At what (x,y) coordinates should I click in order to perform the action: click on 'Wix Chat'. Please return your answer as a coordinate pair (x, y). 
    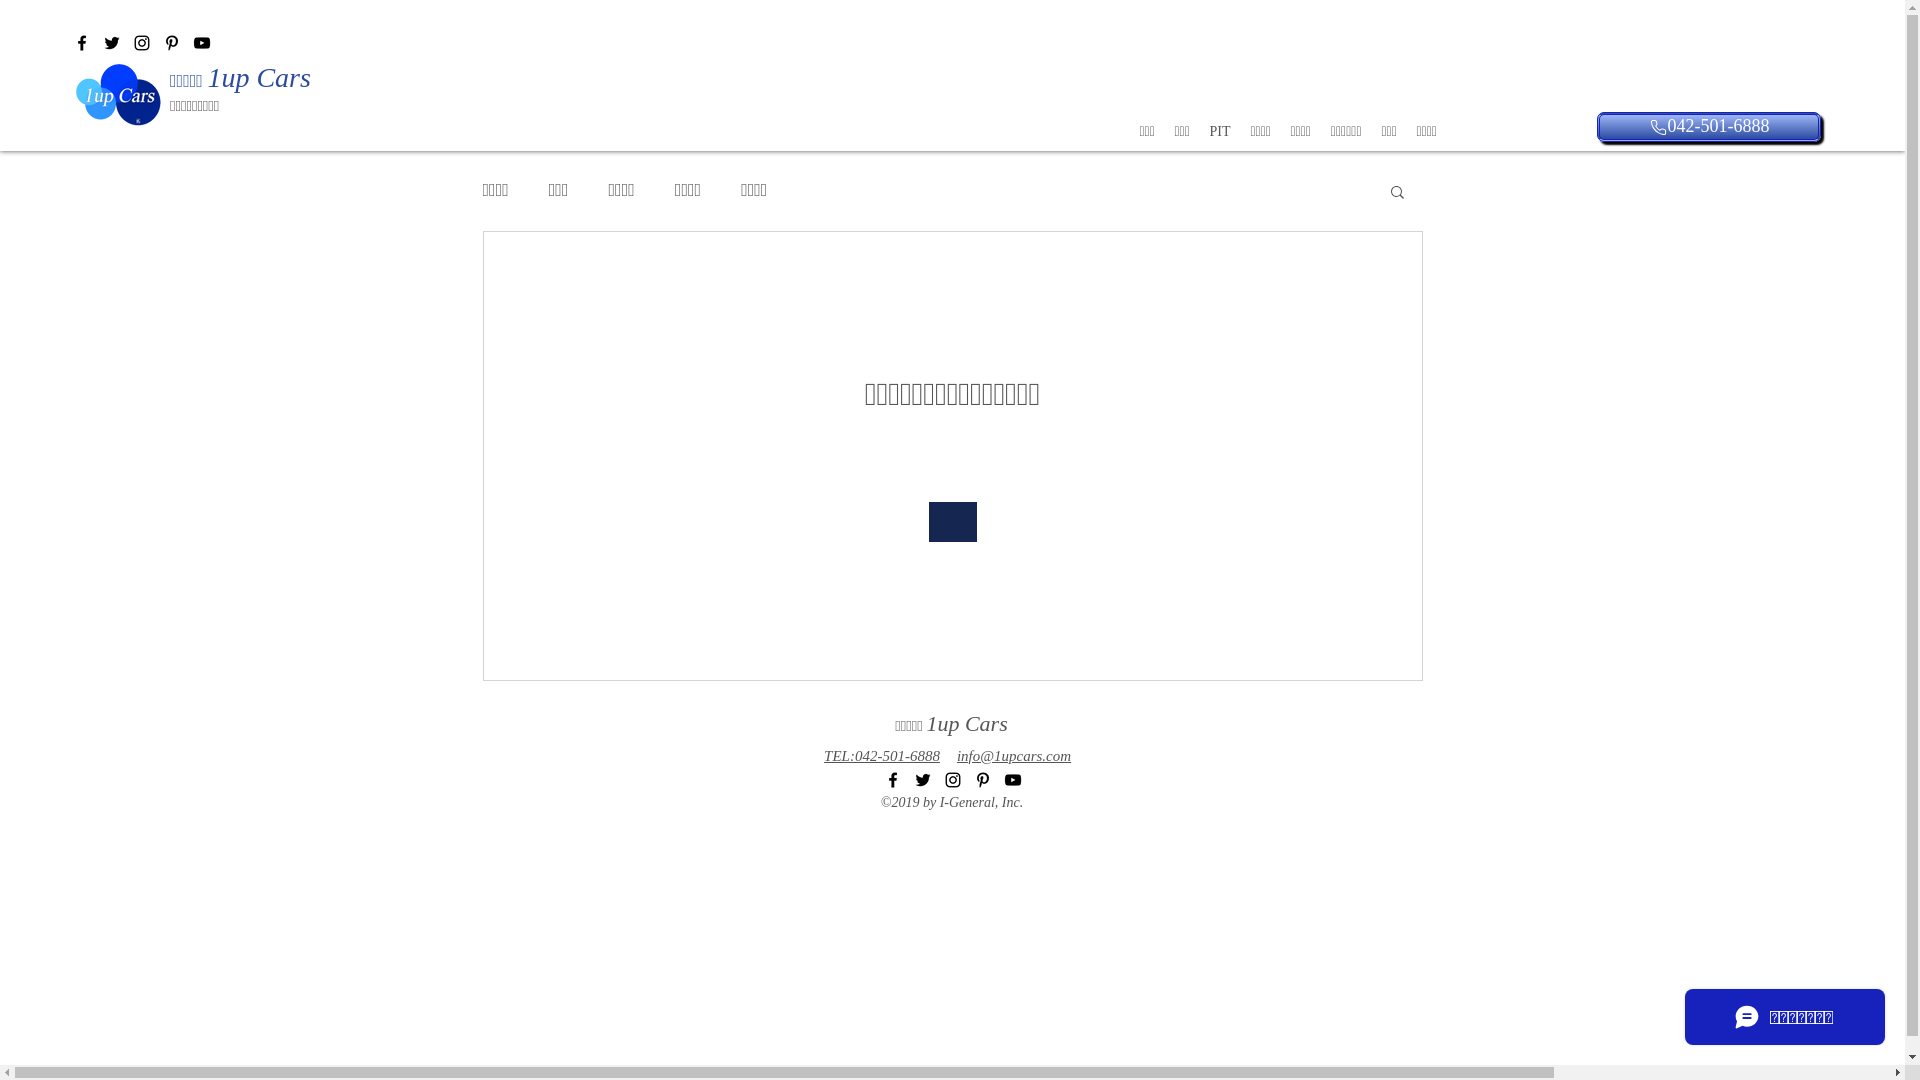
    Looking at the image, I should click on (1675, 1022).